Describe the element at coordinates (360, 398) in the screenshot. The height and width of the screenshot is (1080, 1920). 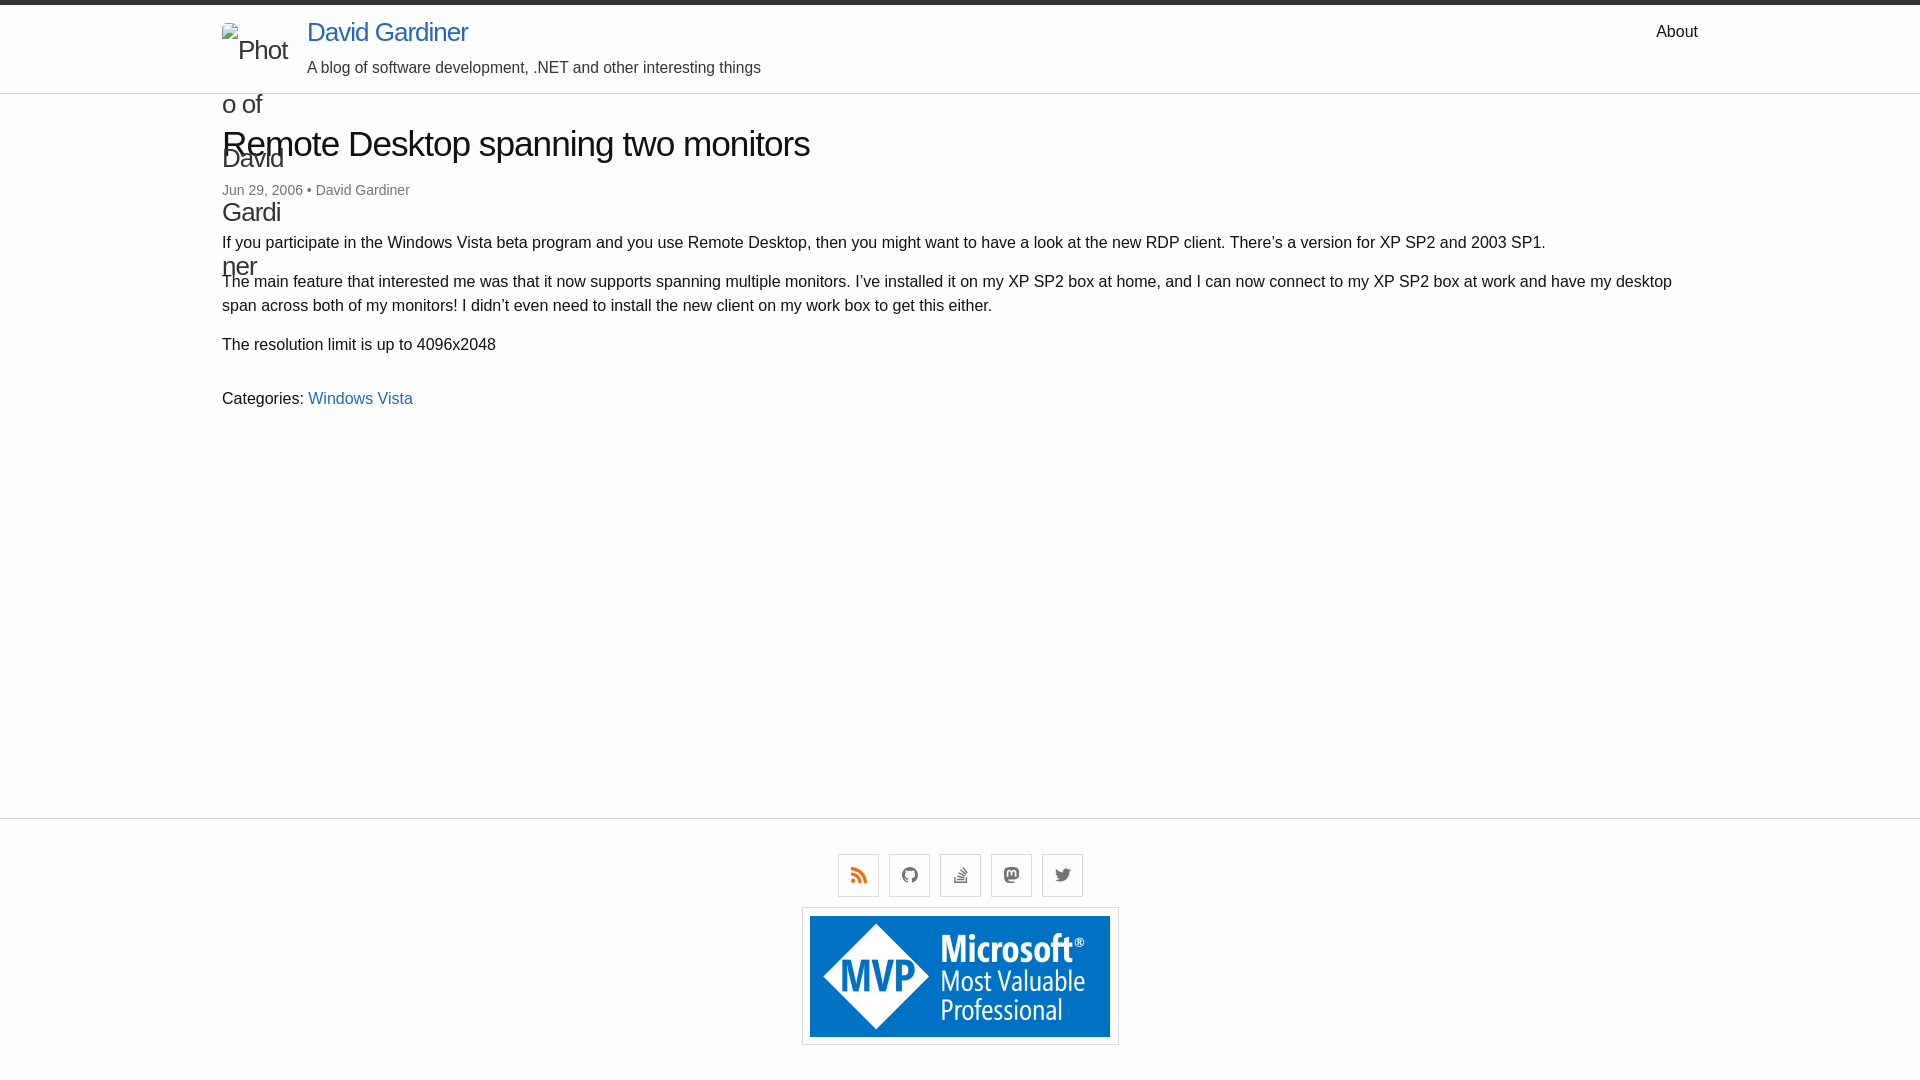
I see `'Windows Vista'` at that location.